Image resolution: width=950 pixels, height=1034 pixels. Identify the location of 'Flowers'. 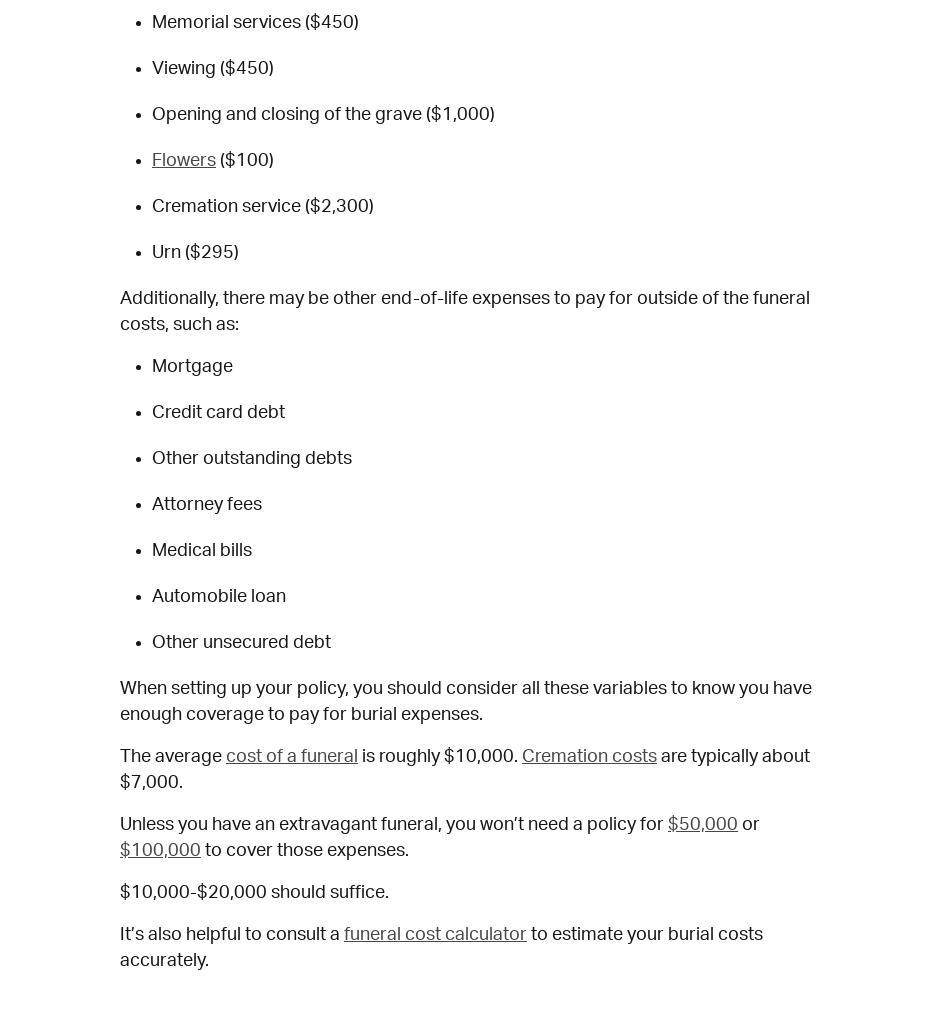
(184, 160).